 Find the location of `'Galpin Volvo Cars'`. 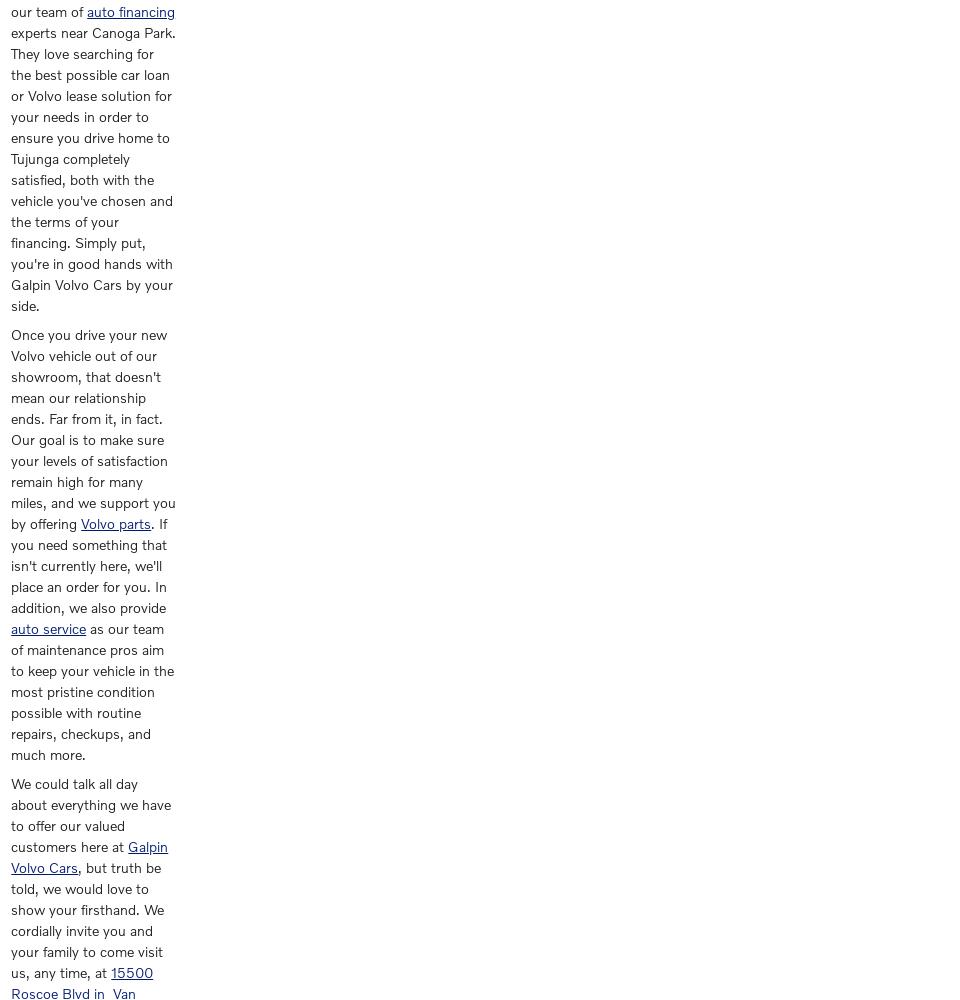

'Galpin Volvo Cars' is located at coordinates (89, 856).